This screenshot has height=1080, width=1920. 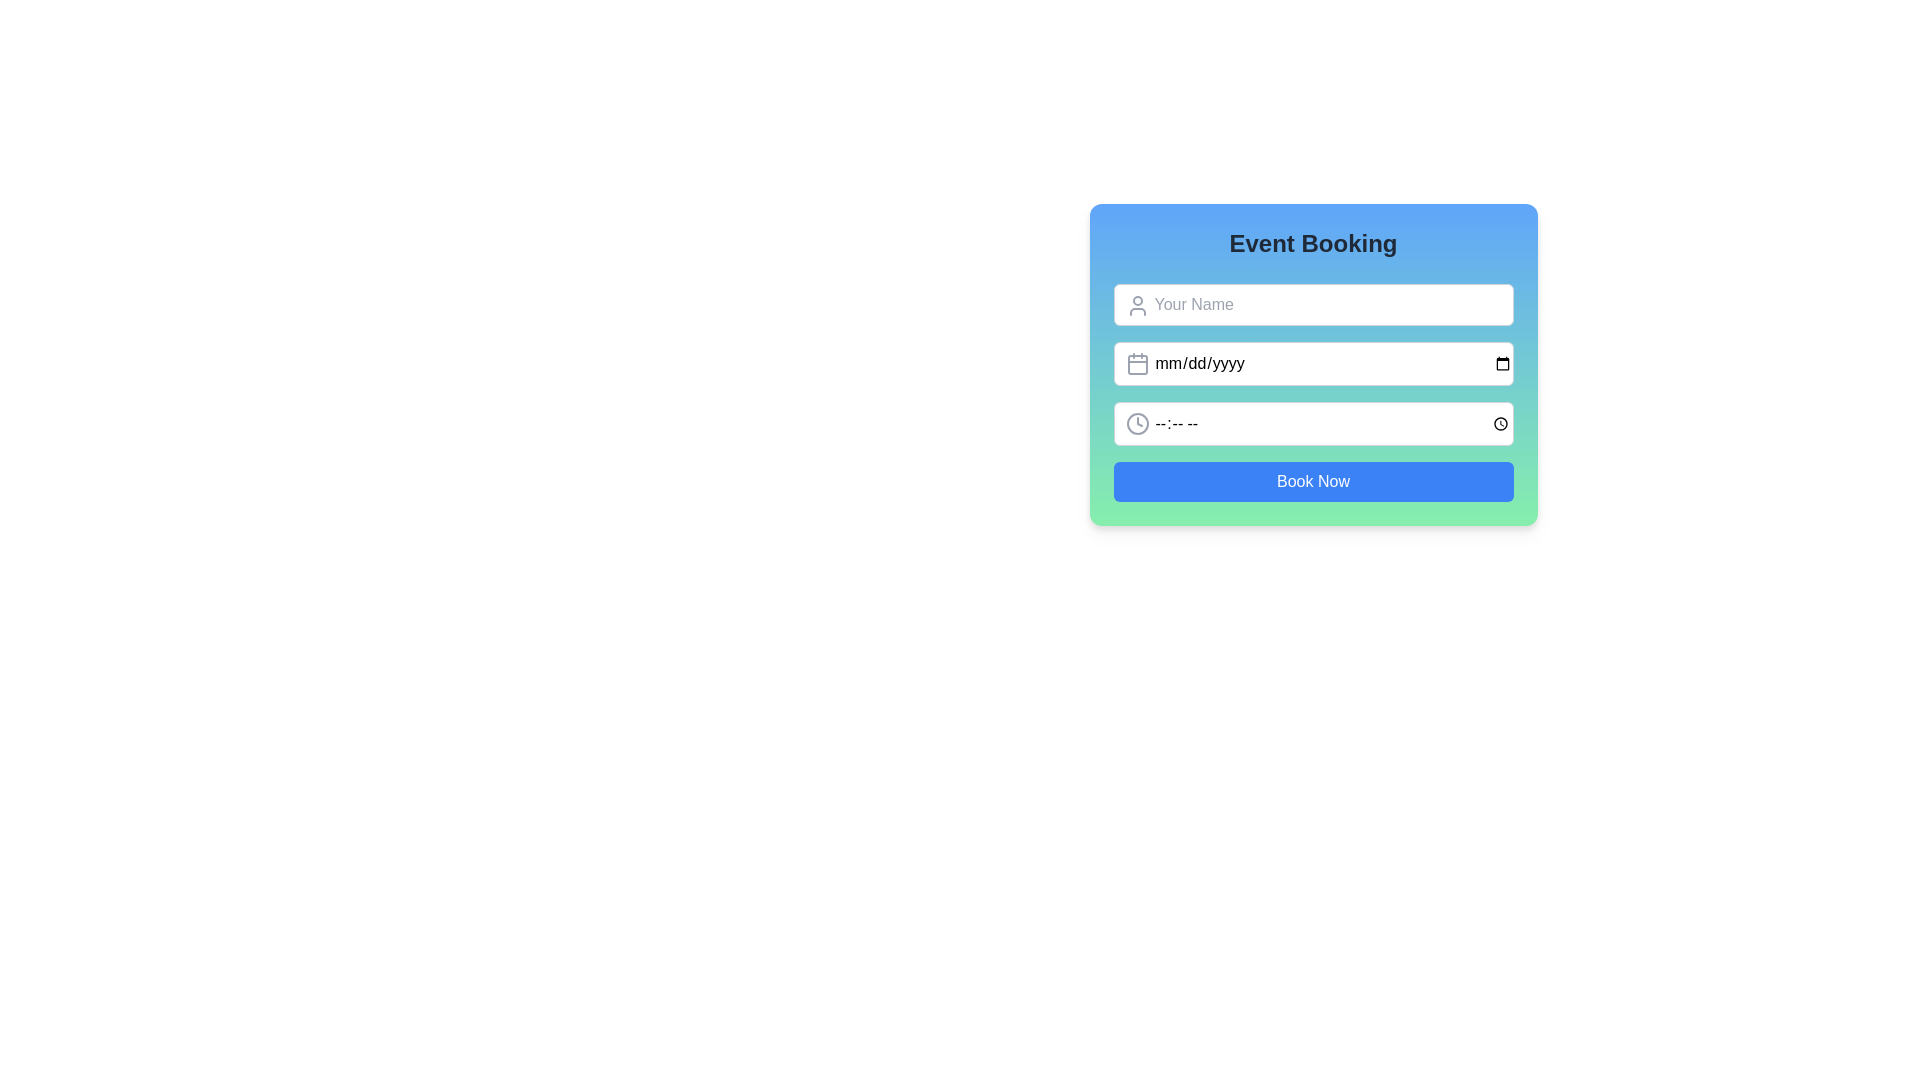 What do you see at coordinates (1137, 423) in the screenshot?
I see `the SVG Circle that forms the exterior of the clock-like icon, which has a light gray outline and surrounds the clock's hands` at bounding box center [1137, 423].